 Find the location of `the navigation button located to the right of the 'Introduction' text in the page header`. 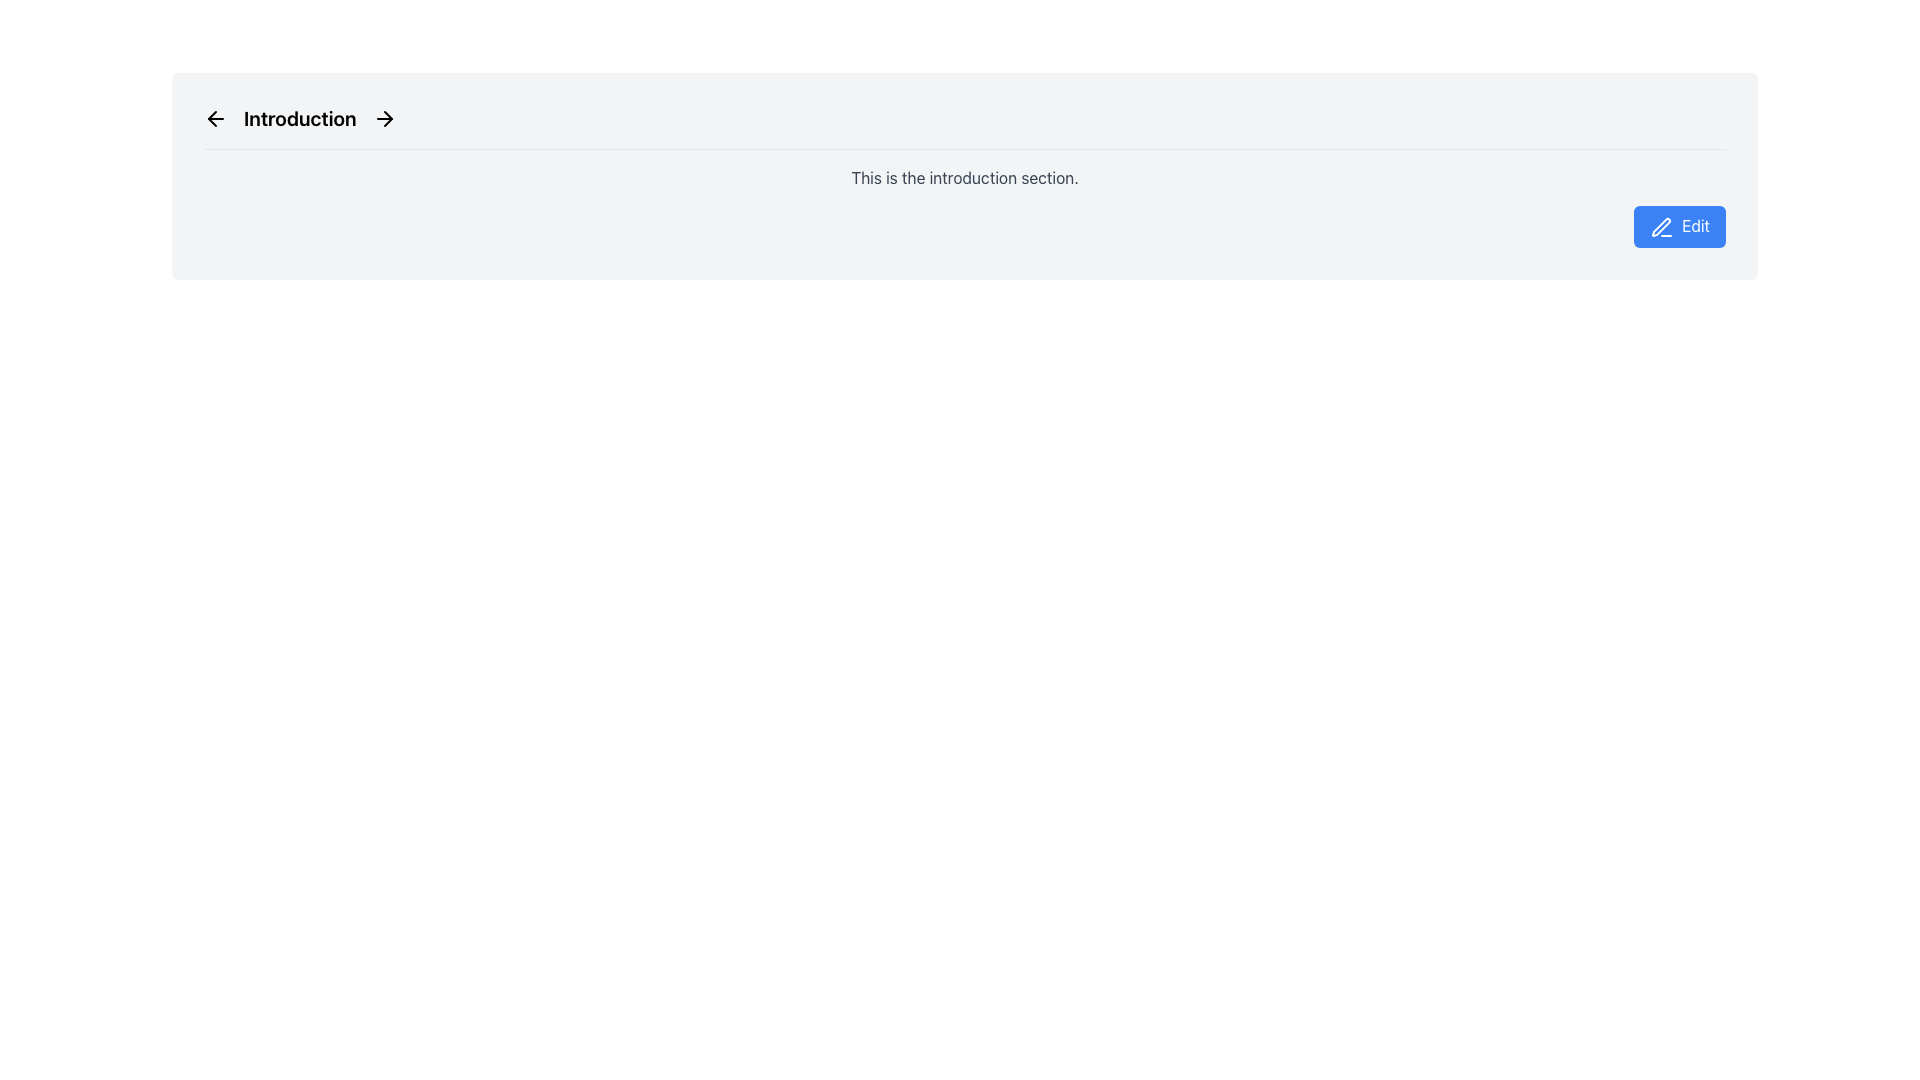

the navigation button located to the right of the 'Introduction' text in the page header is located at coordinates (384, 119).